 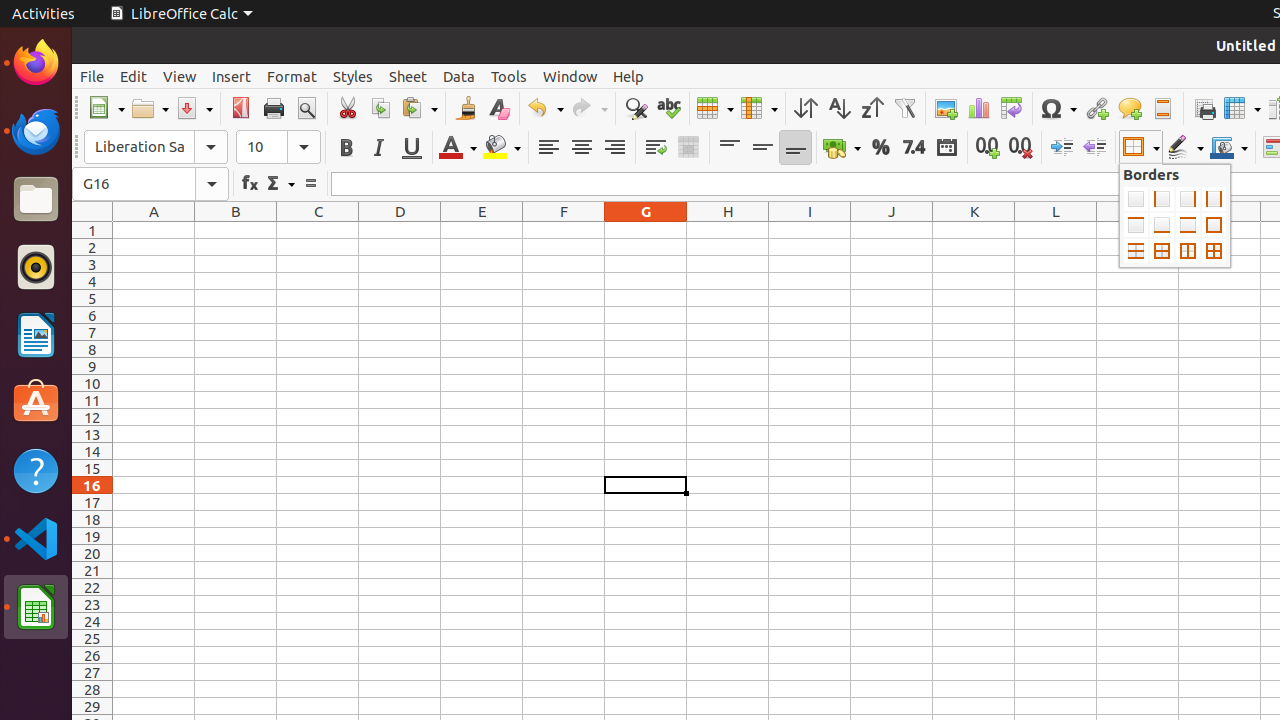 What do you see at coordinates (1218, 229) in the screenshot?
I see `'N1'` at bounding box center [1218, 229].